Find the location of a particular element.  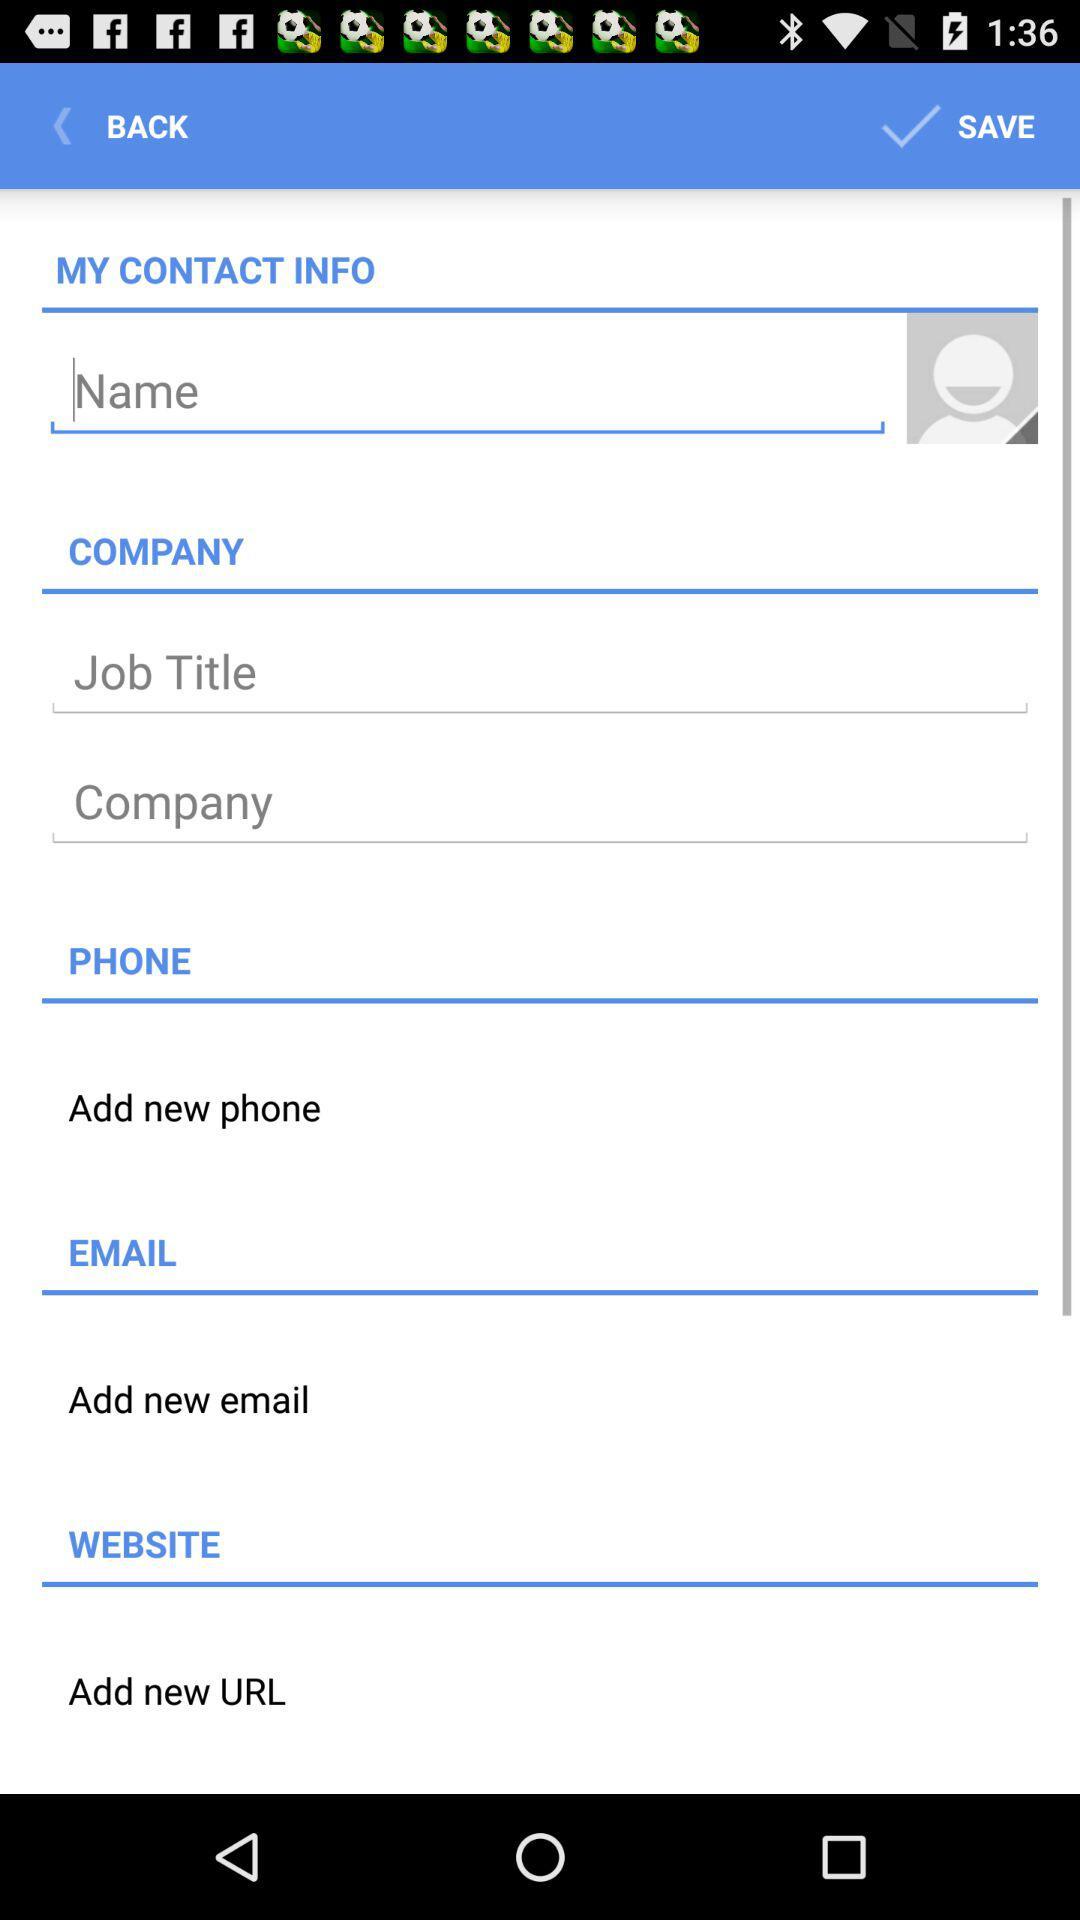

the button next to the save is located at coordinates (126, 124).